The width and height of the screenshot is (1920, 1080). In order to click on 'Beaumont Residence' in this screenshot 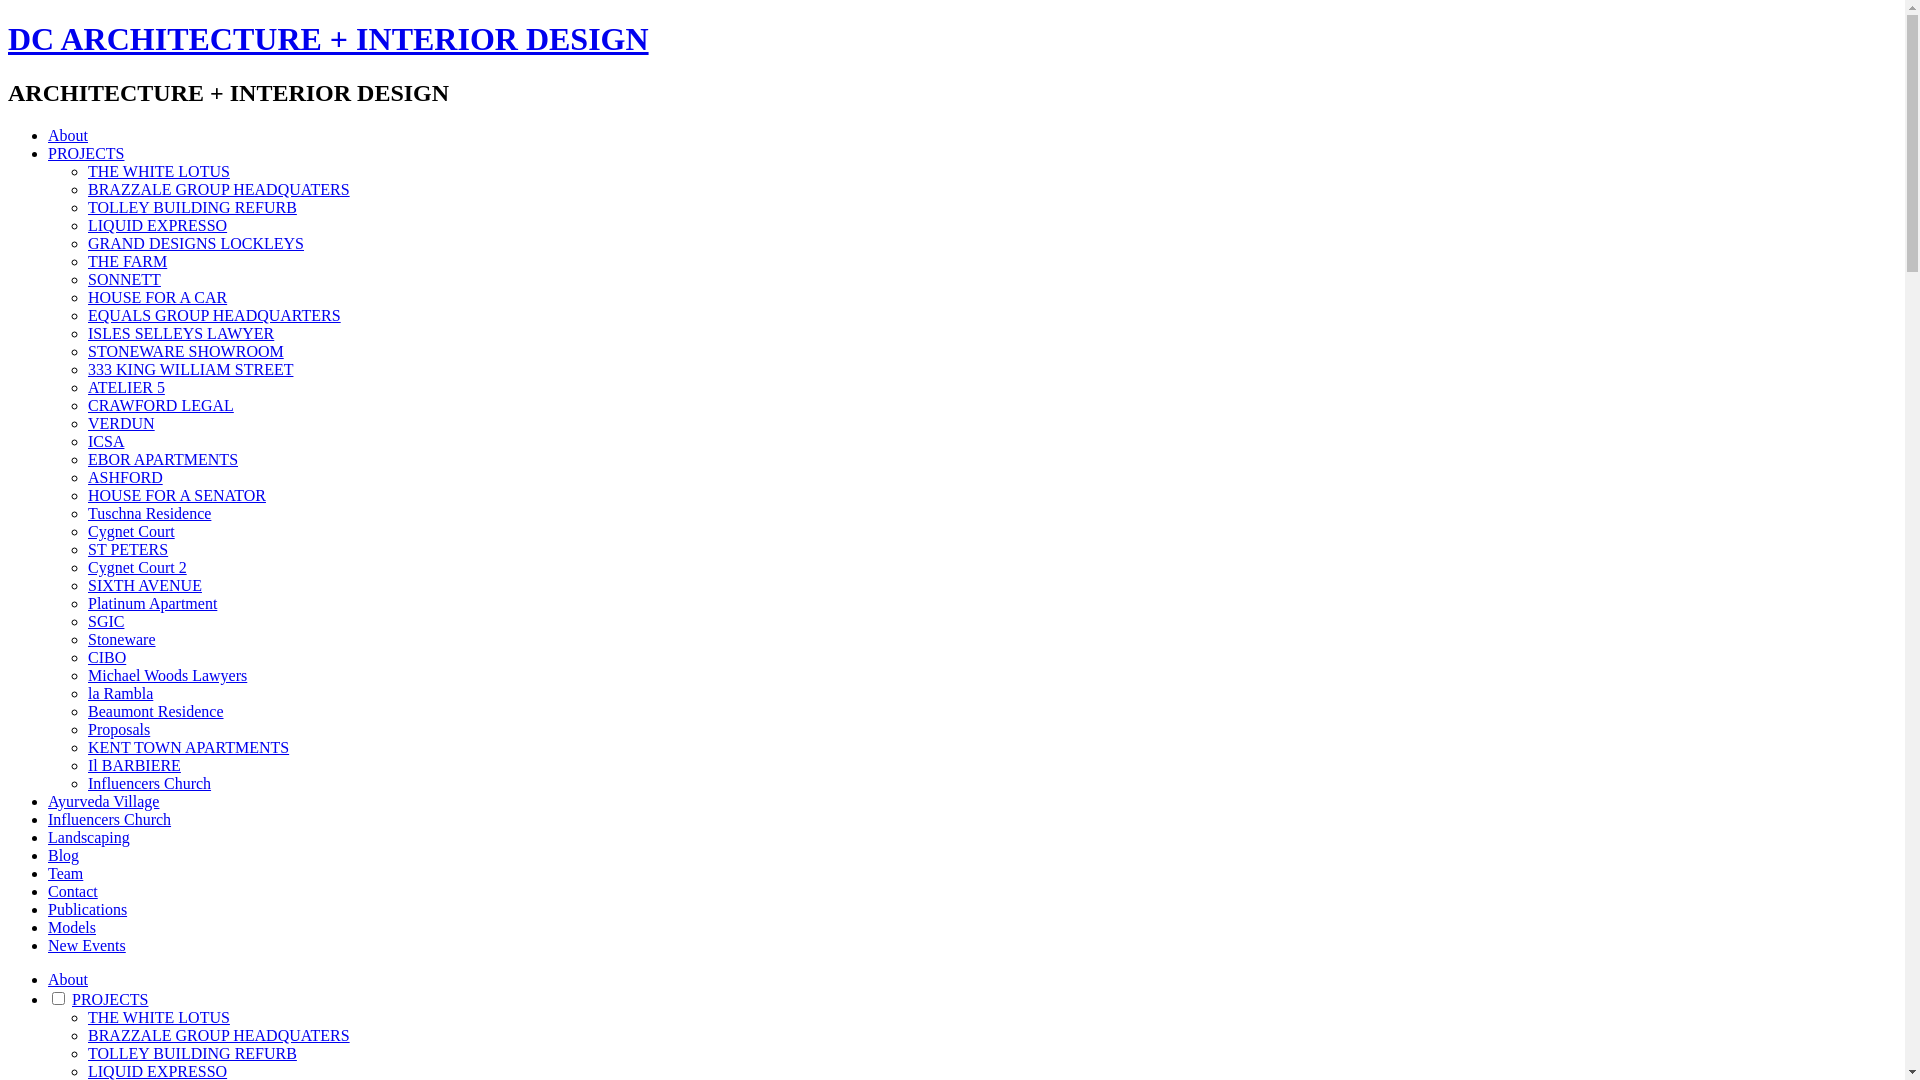, I will do `click(155, 710)`.